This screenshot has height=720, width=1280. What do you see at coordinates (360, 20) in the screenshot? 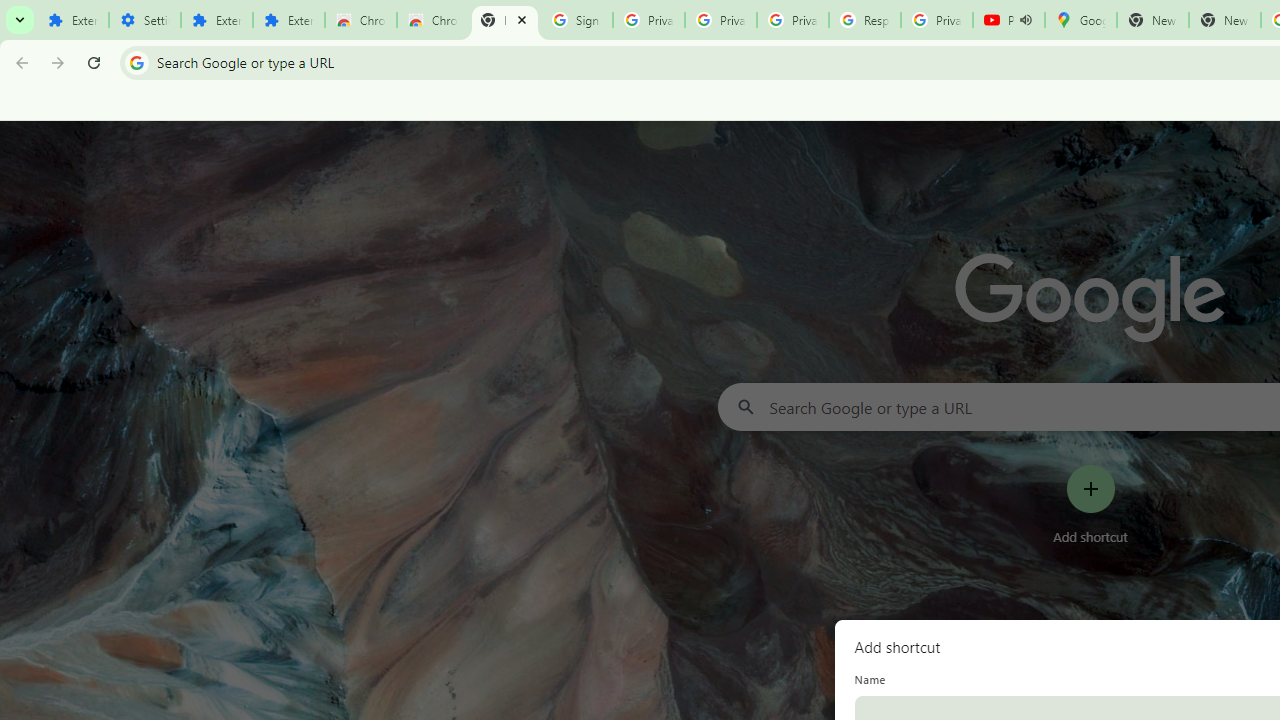
I see `'Chrome Web Store'` at bounding box center [360, 20].